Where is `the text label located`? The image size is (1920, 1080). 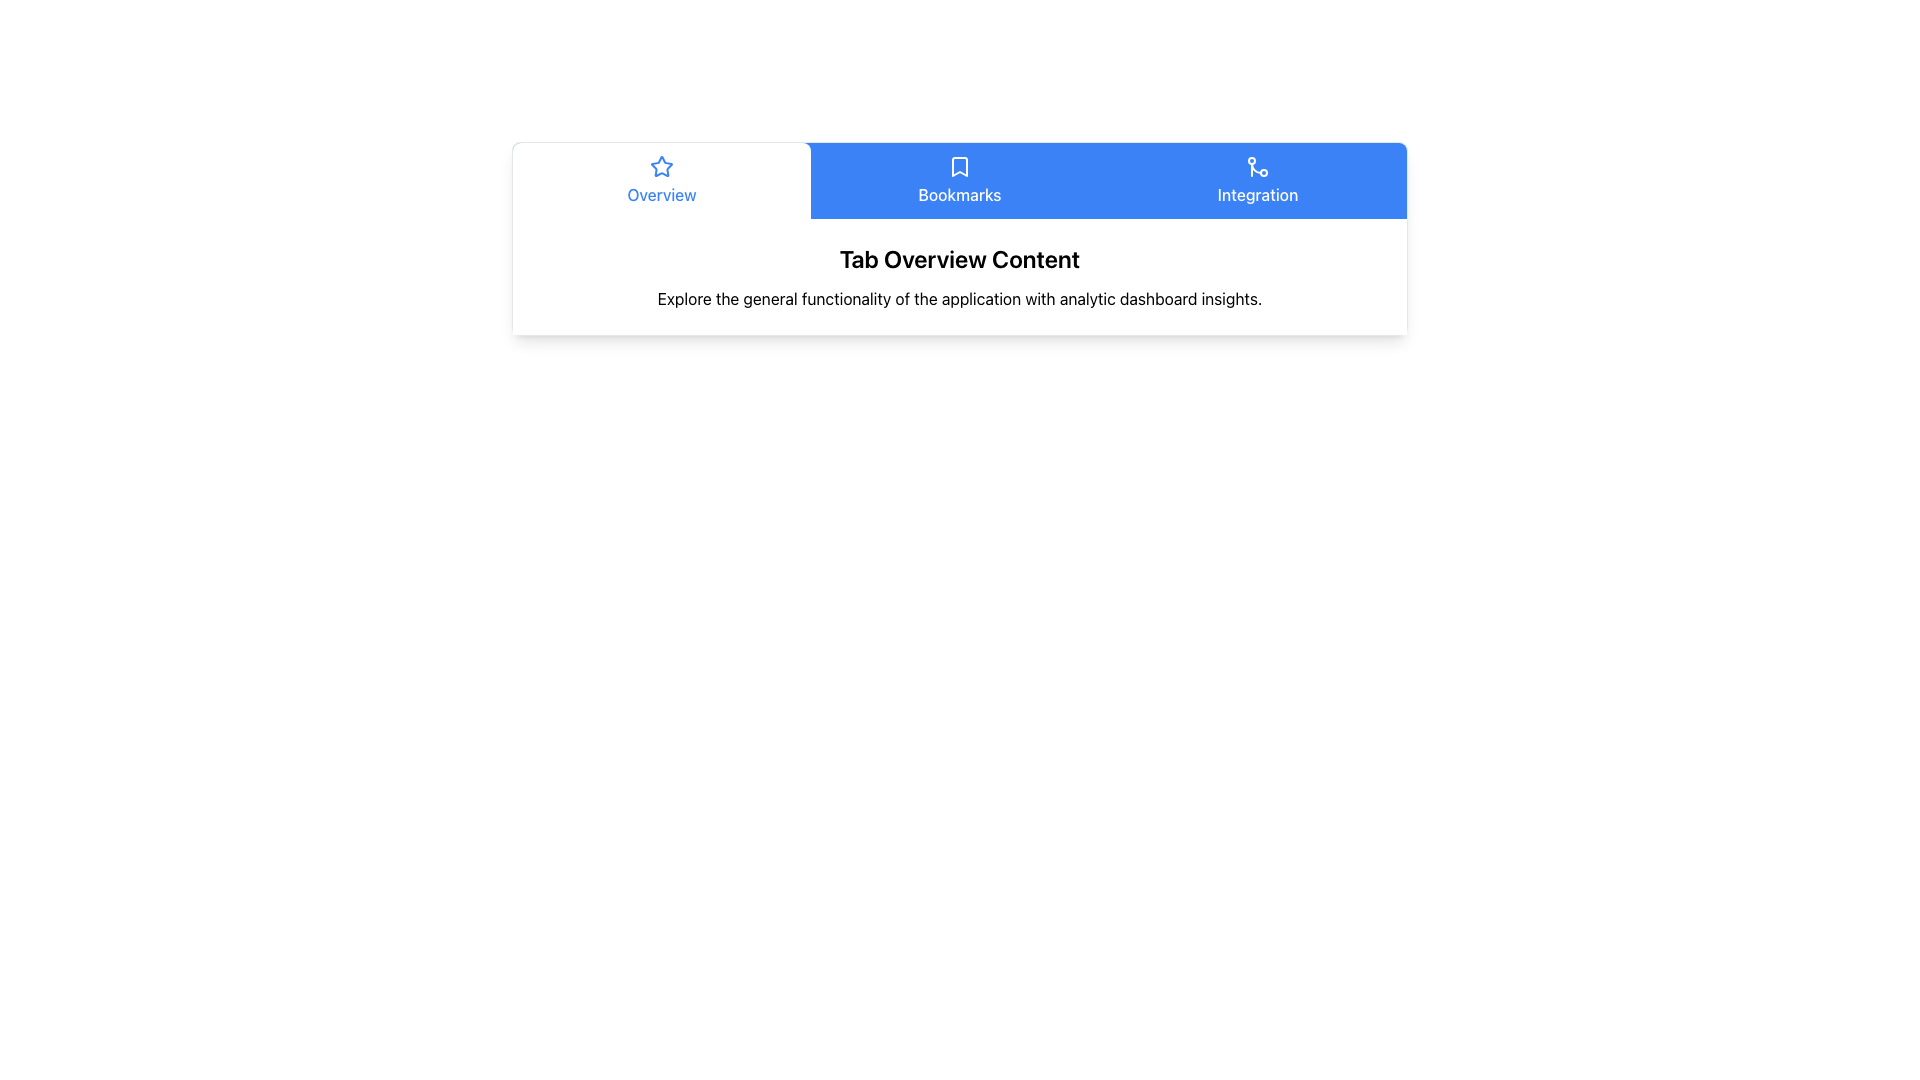 the text label located is located at coordinates (662, 195).